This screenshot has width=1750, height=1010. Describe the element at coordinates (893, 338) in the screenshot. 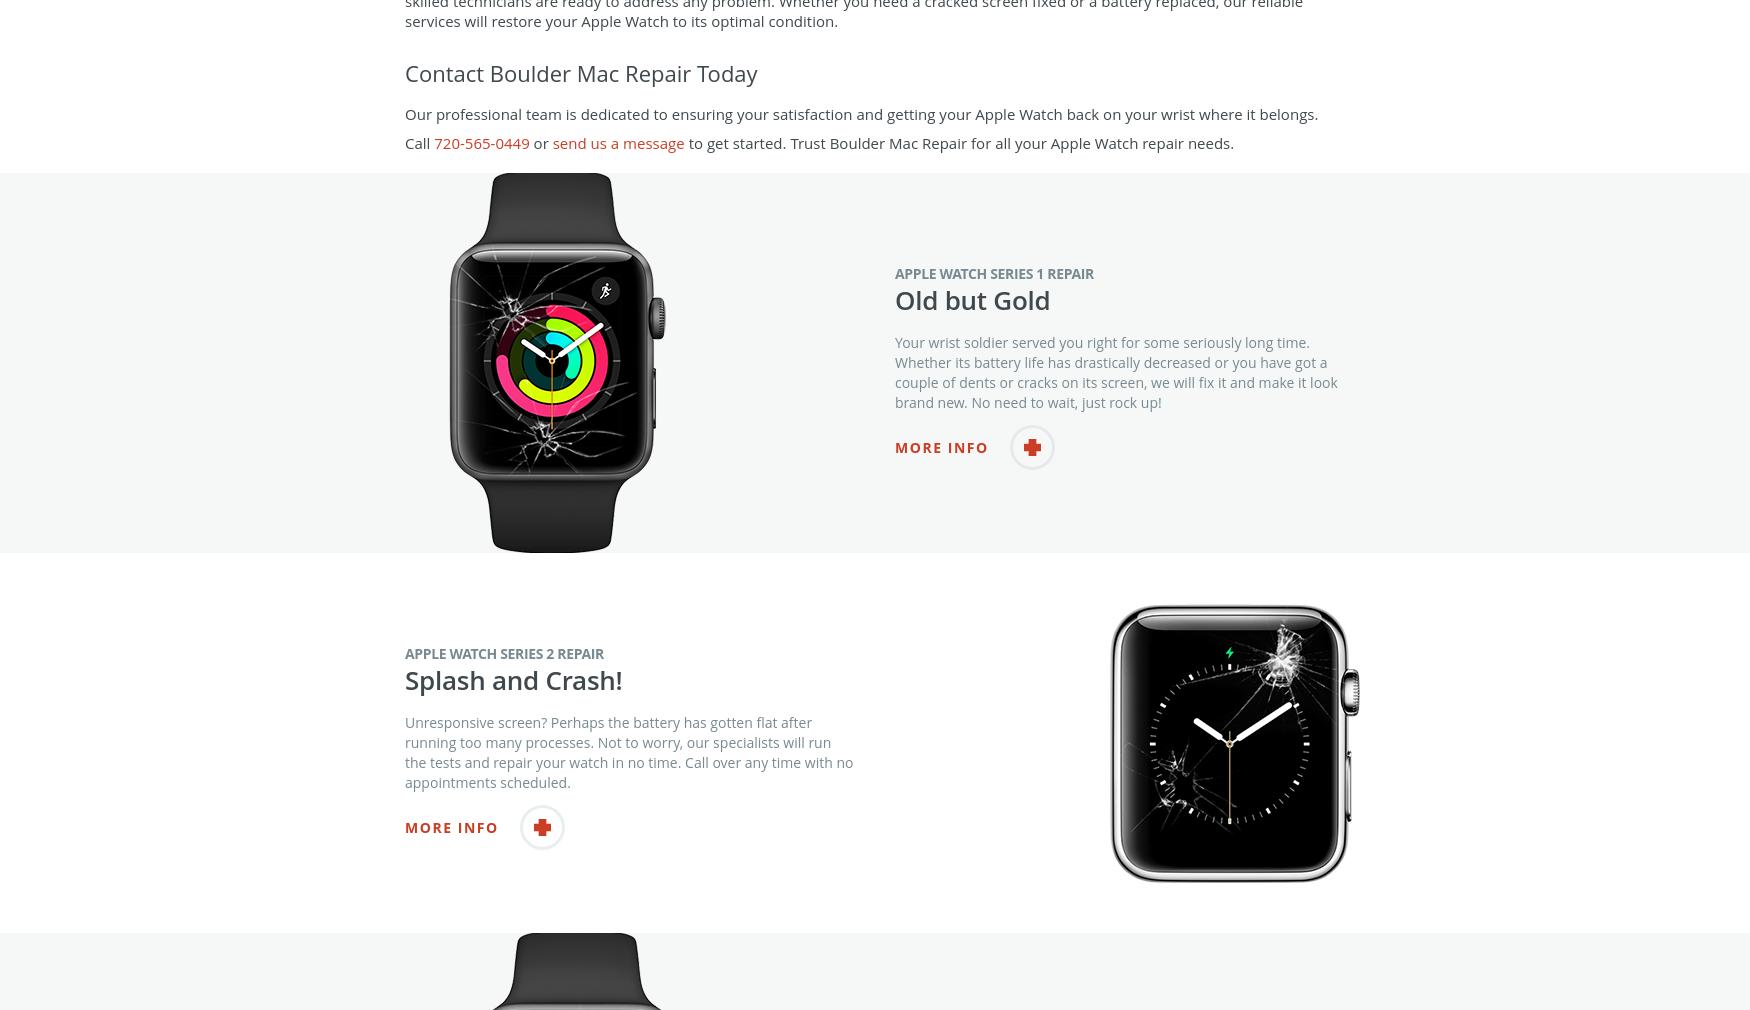

I see `'Old but Gold'` at that location.